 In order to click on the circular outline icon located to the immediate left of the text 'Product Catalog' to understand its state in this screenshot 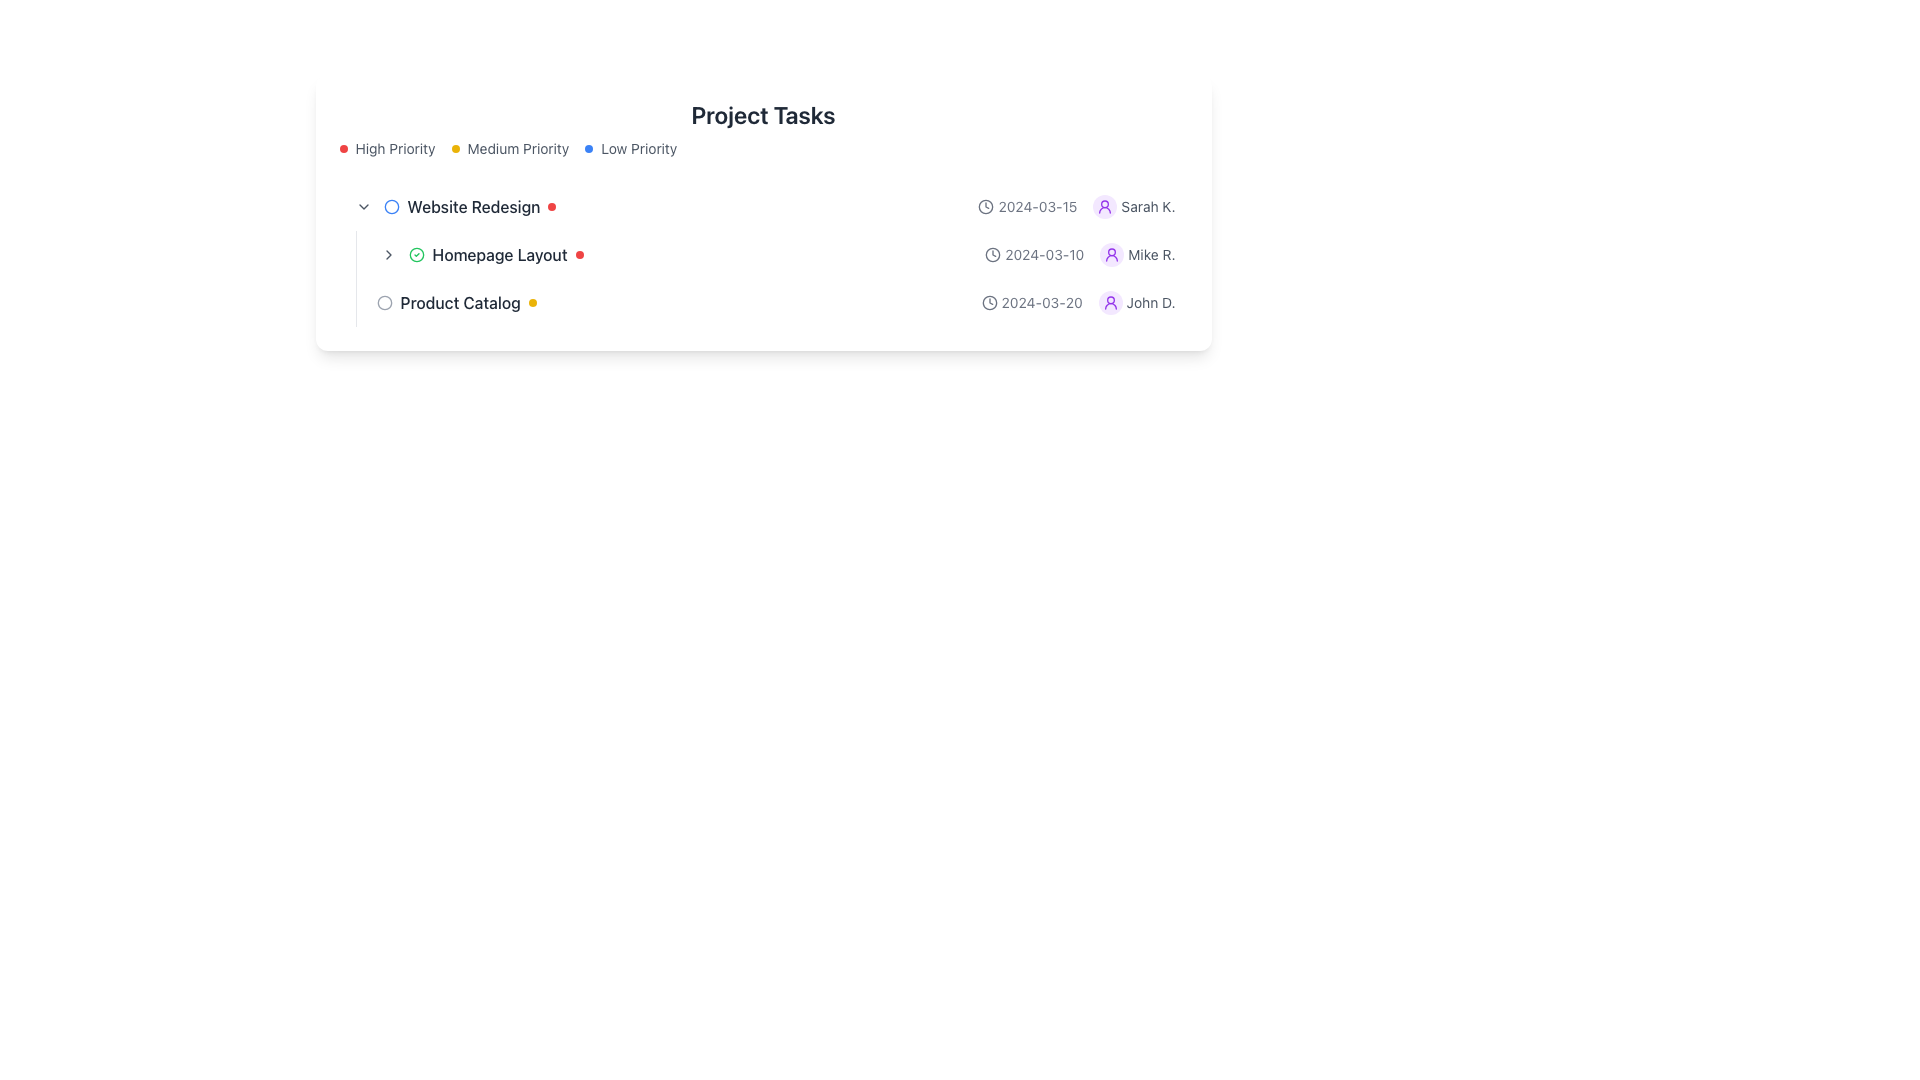, I will do `click(384, 303)`.